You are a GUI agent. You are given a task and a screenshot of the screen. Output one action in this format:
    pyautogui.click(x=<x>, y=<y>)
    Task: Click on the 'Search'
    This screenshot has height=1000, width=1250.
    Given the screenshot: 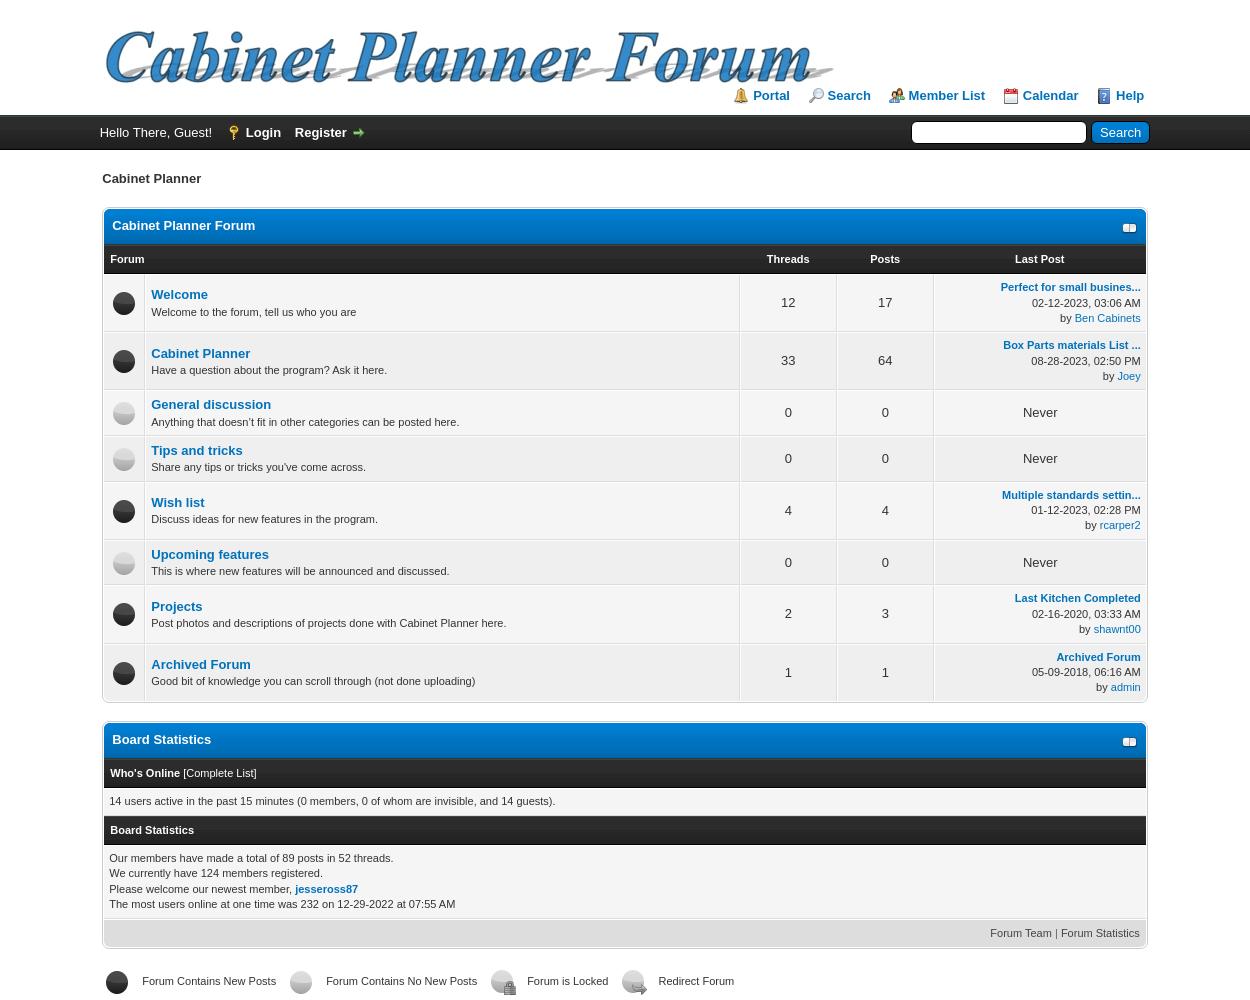 What is the action you would take?
    pyautogui.click(x=847, y=94)
    